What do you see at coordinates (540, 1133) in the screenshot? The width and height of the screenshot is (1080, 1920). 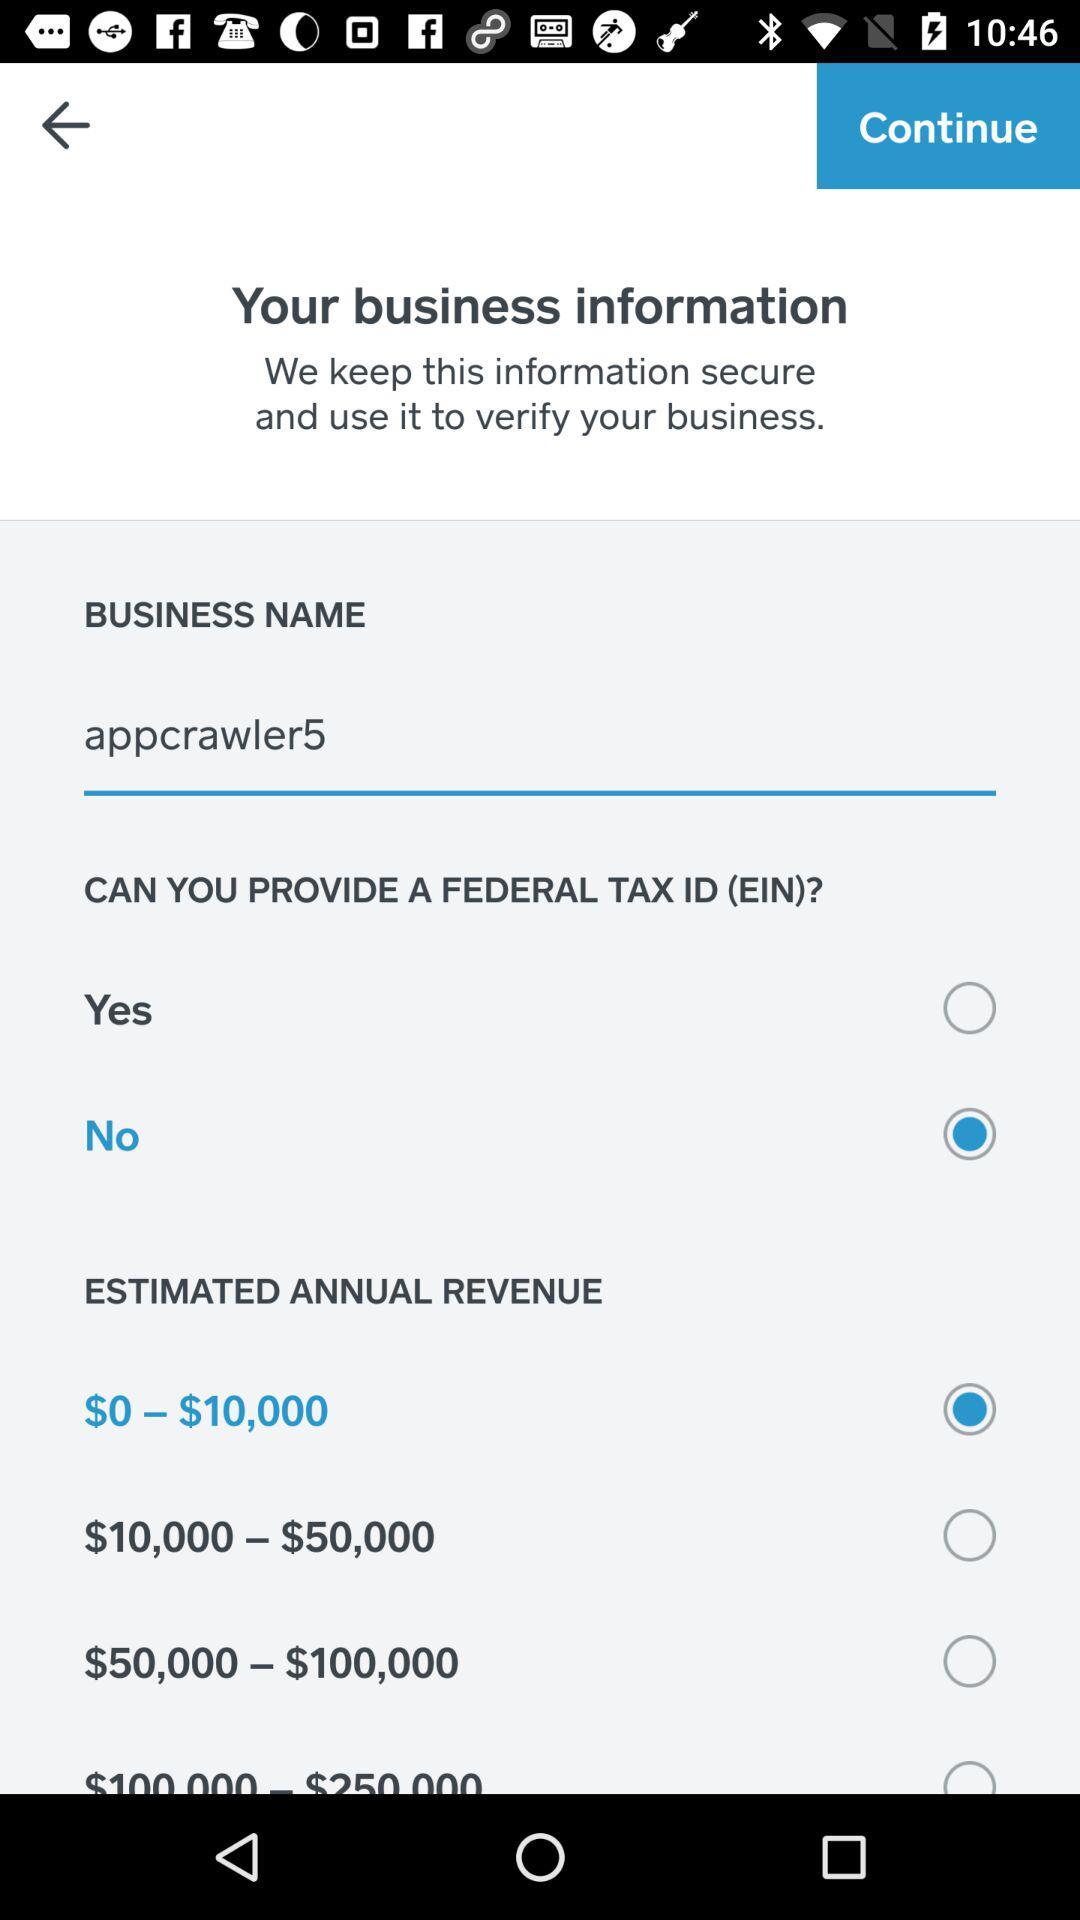 I see `no icon` at bounding box center [540, 1133].